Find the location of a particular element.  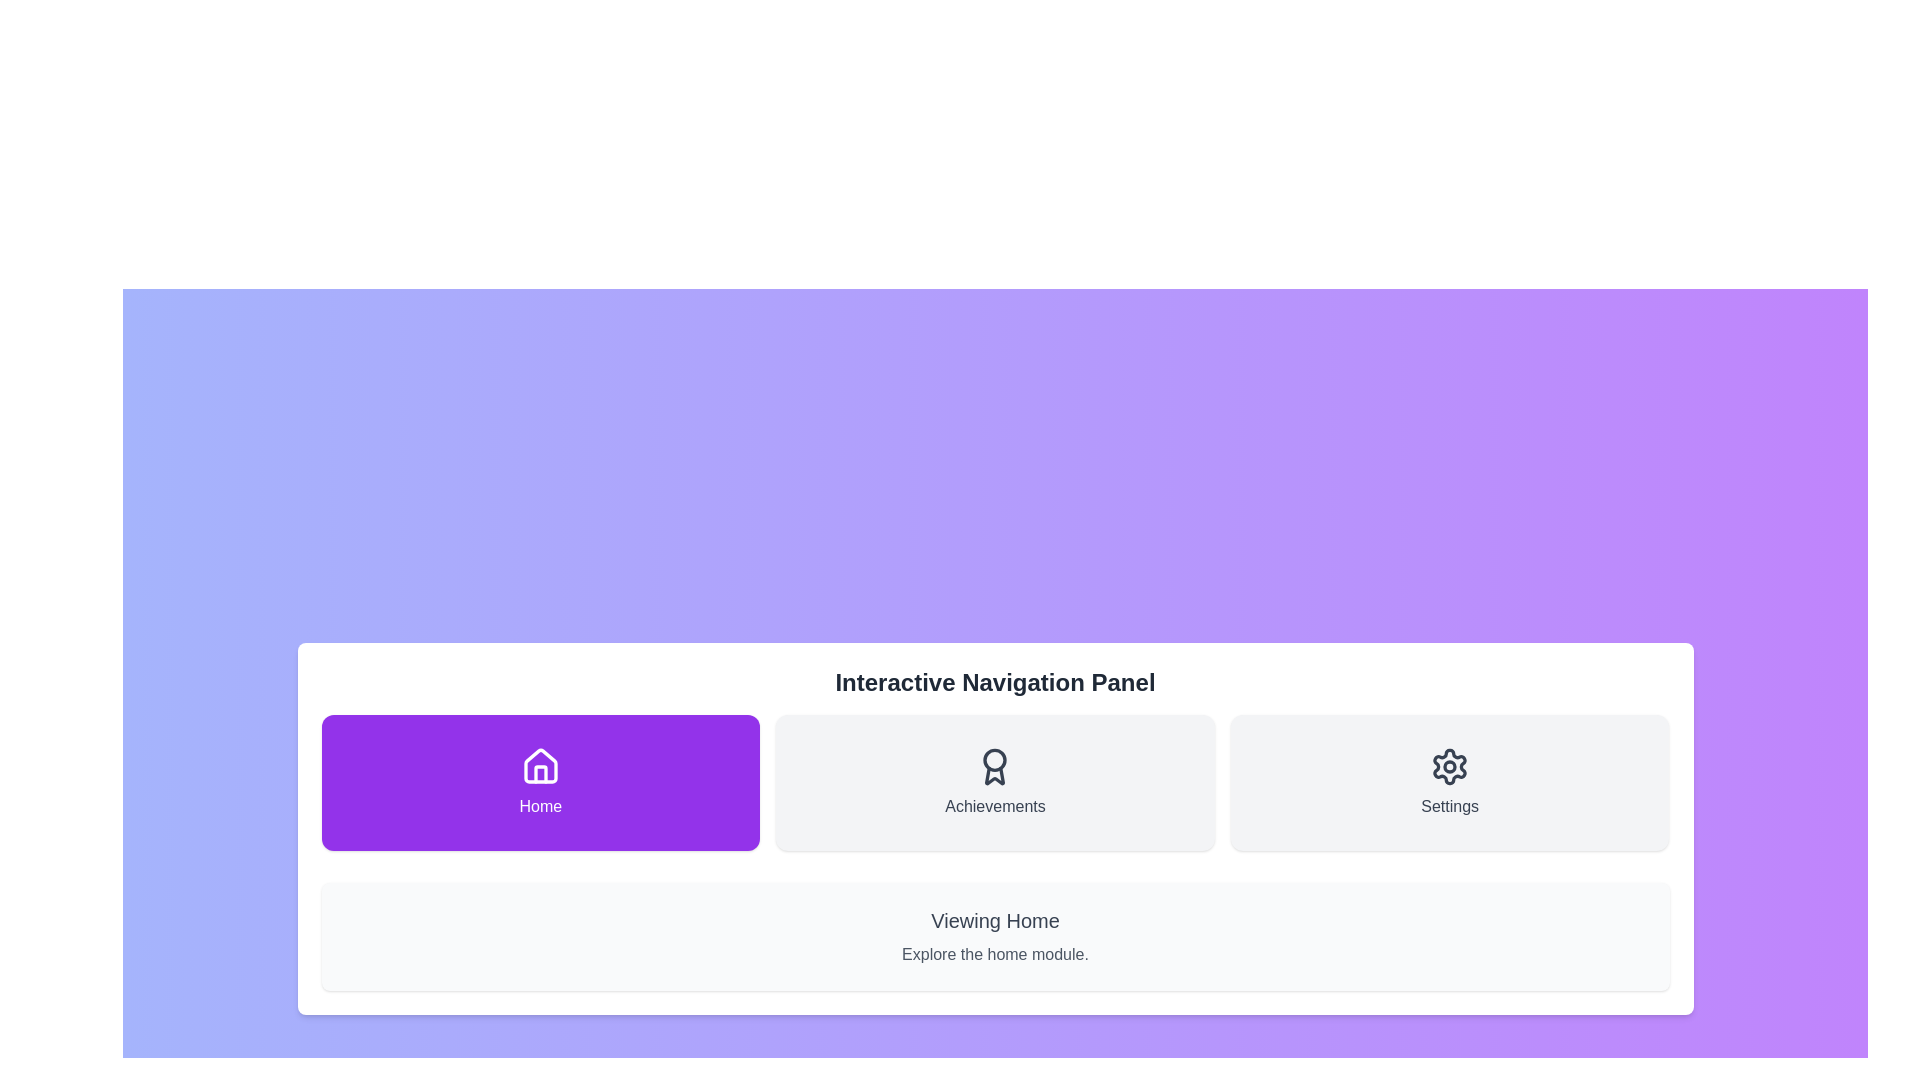

the 'Home' button located in the first column of a three-column layout, to the left of the 'Achievements' and 'Settings' buttons is located at coordinates (540, 782).